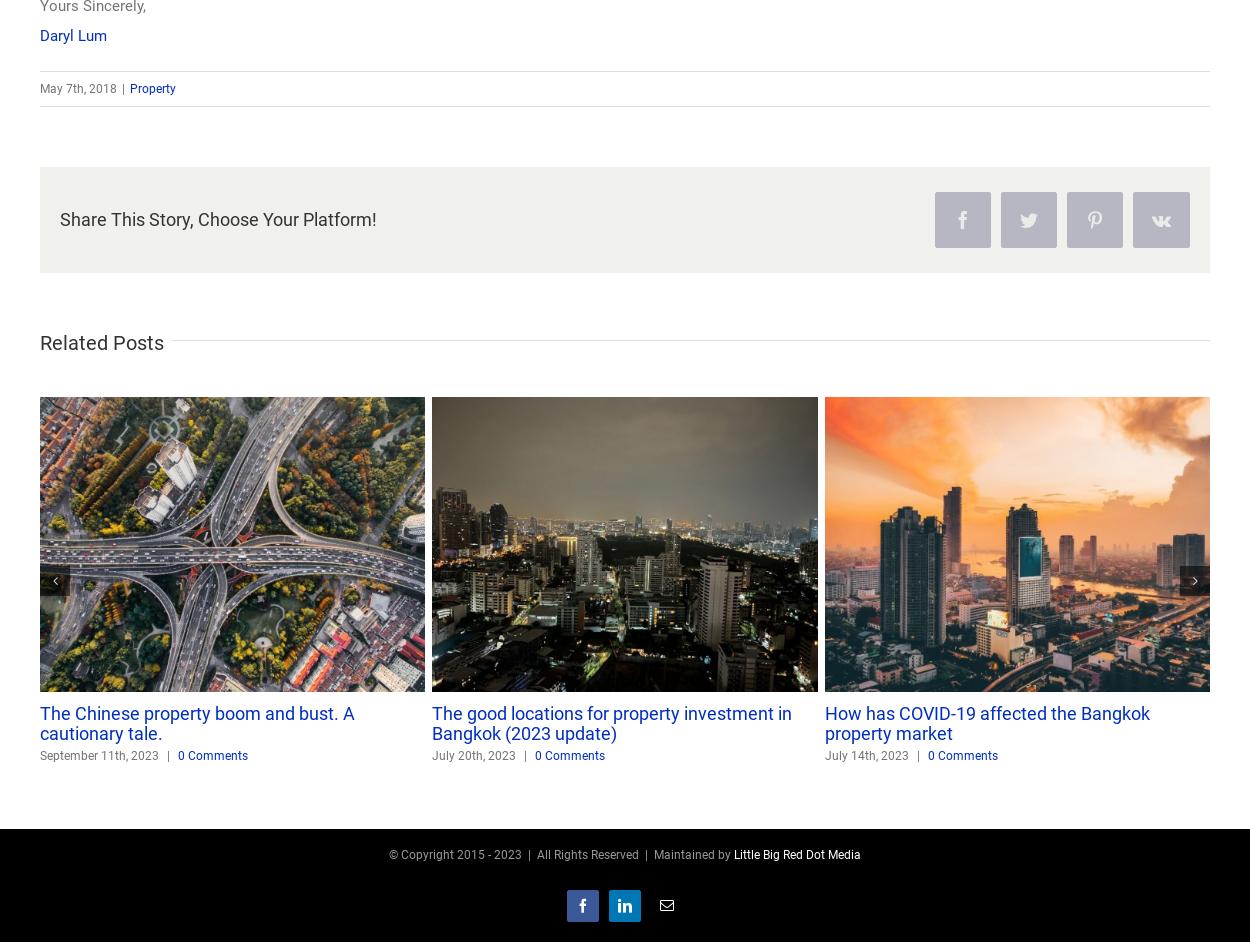  Describe the element at coordinates (611, 722) in the screenshot. I see `'The good locations for property investment in Bangkok (2023 update)'` at that location.